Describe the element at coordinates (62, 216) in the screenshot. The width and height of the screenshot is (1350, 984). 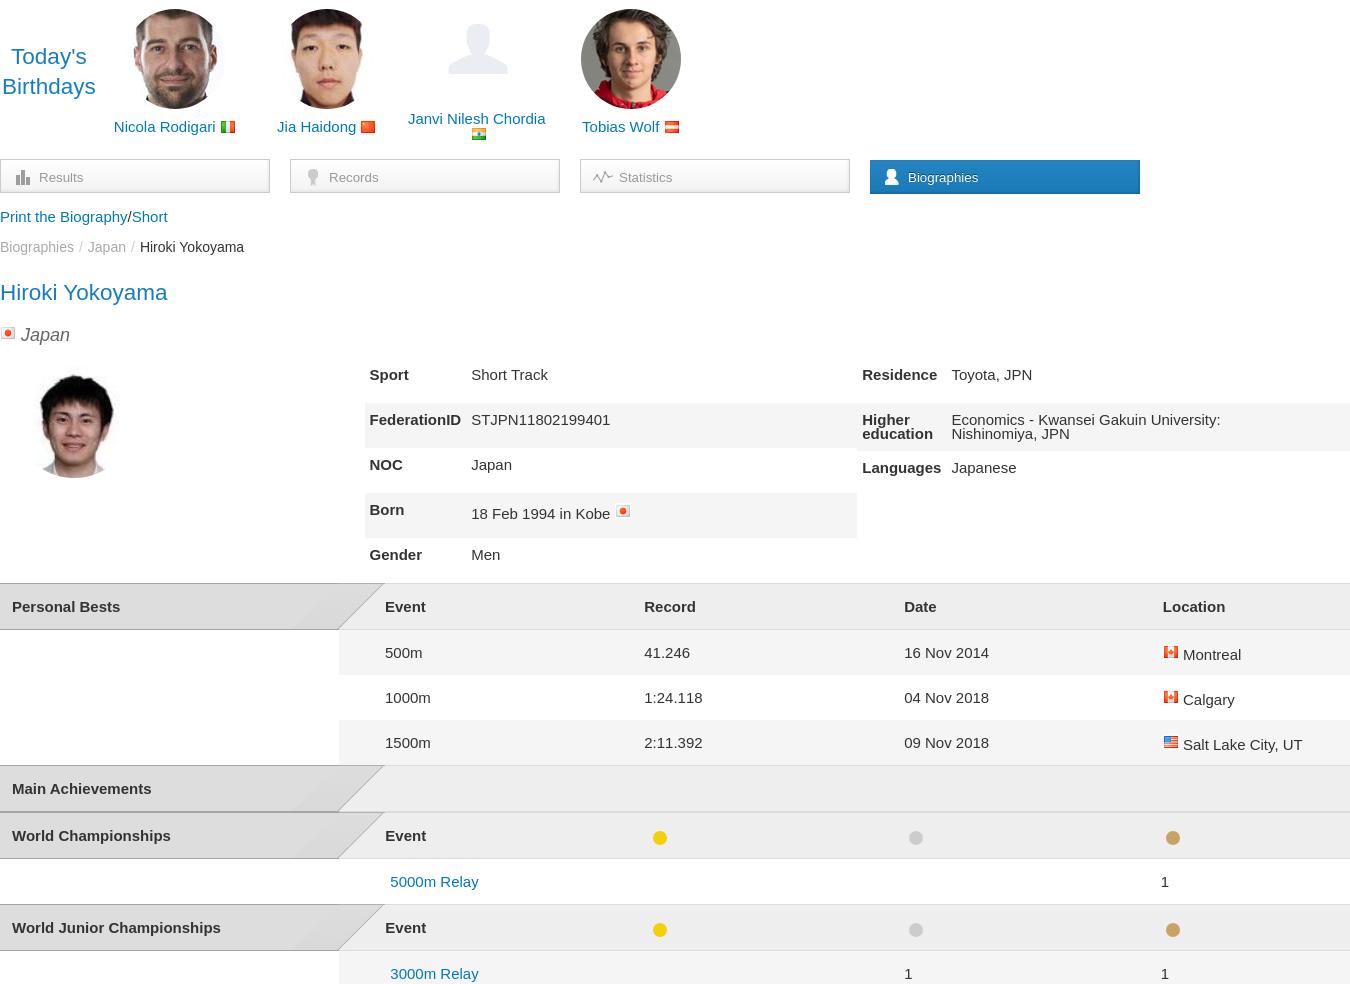
I see `'Print the Biography'` at that location.